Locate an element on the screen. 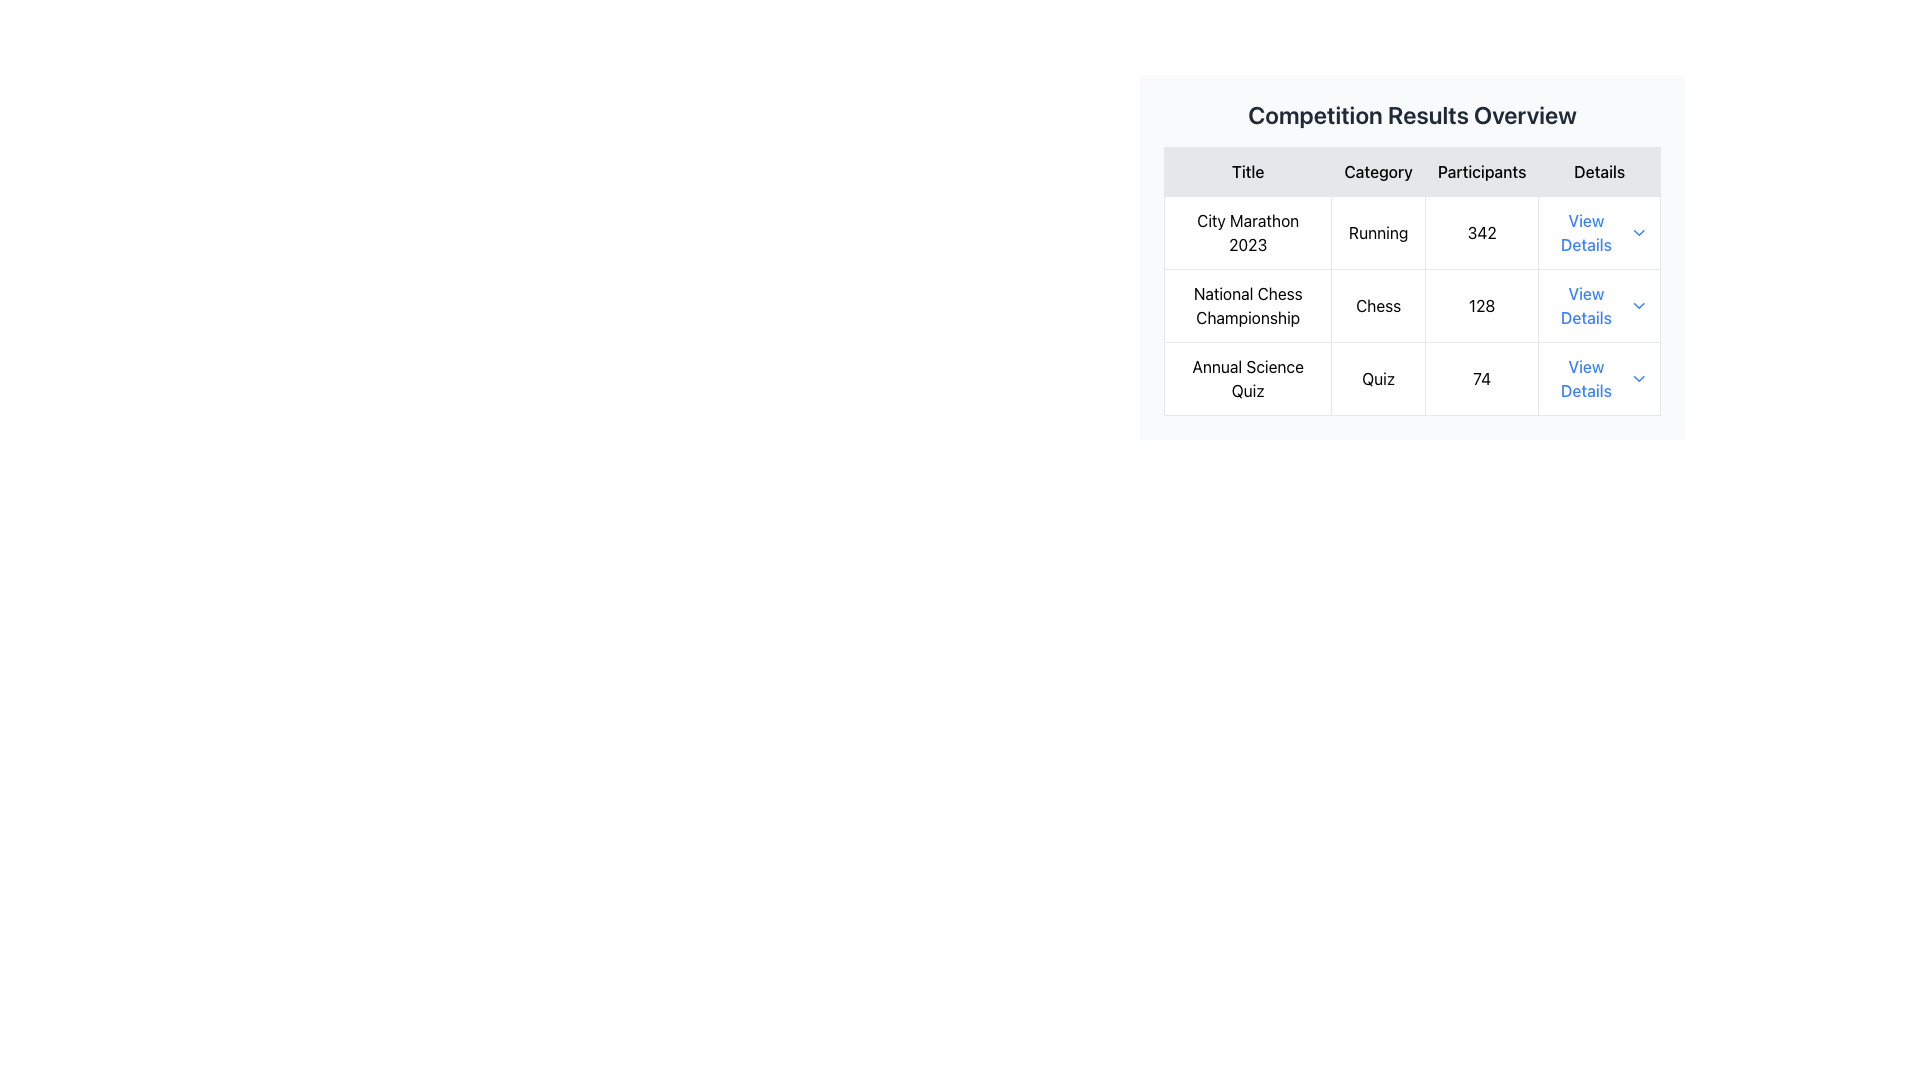 The width and height of the screenshot is (1920, 1080). the first row of the table summarizing information about the 'City Marathon 2023' event, which includes details such as category 'Running' and participation '342' is located at coordinates (1411, 231).